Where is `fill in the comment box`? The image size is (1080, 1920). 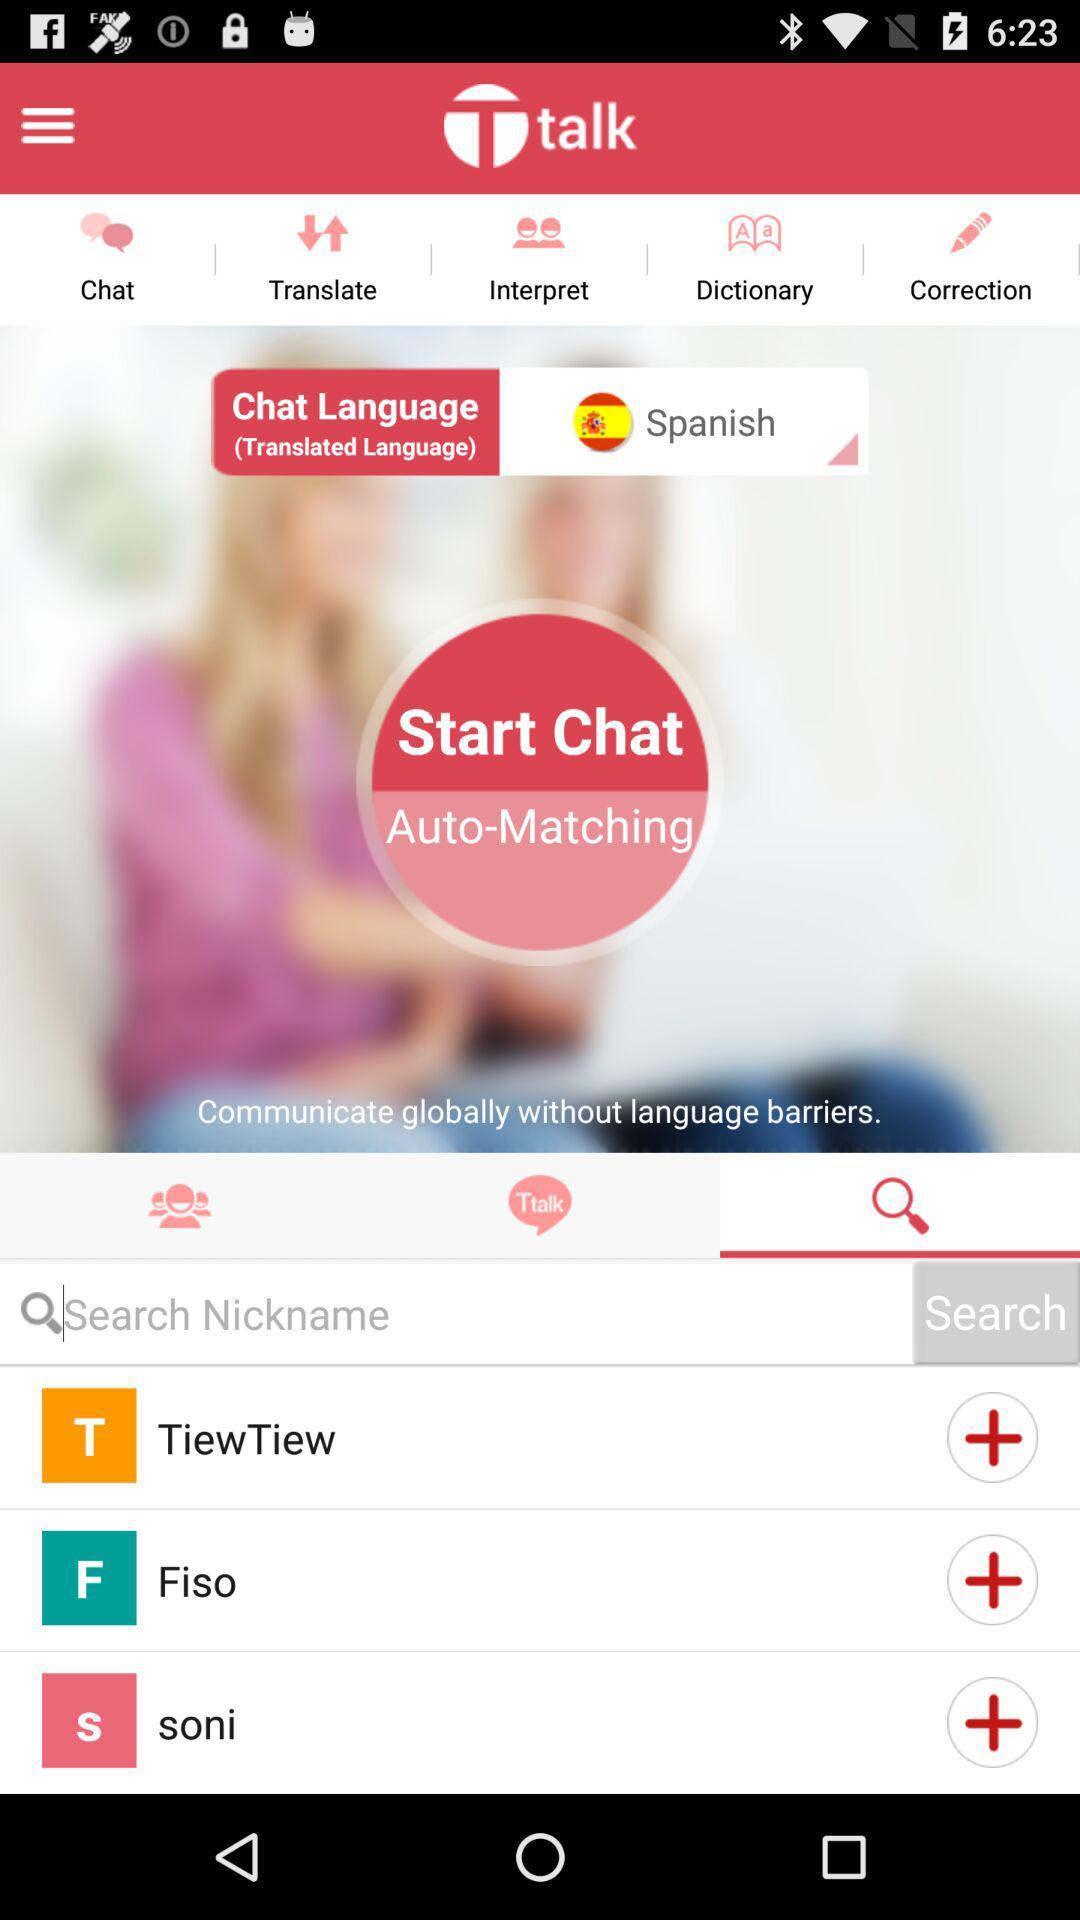
fill in the comment box is located at coordinates (455, 1313).